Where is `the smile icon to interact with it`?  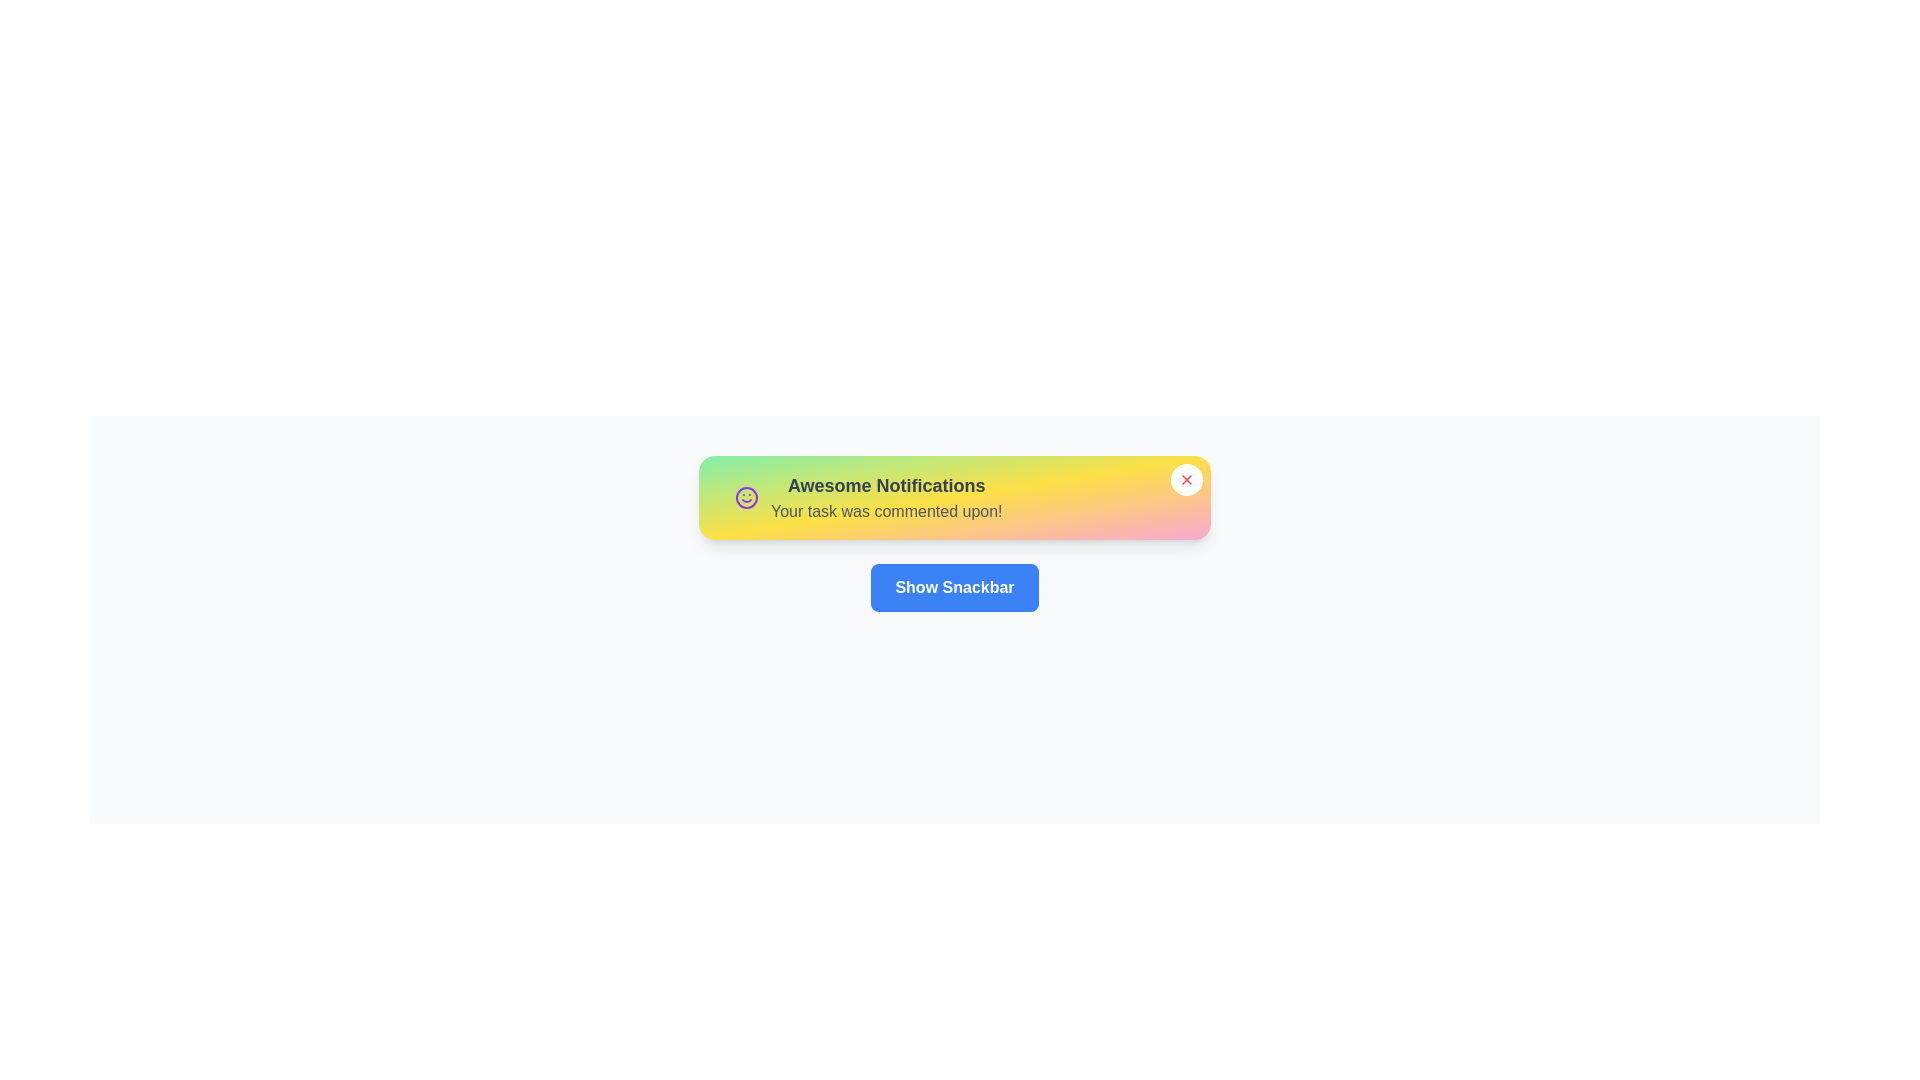 the smile icon to interact with it is located at coordinates (746, 496).